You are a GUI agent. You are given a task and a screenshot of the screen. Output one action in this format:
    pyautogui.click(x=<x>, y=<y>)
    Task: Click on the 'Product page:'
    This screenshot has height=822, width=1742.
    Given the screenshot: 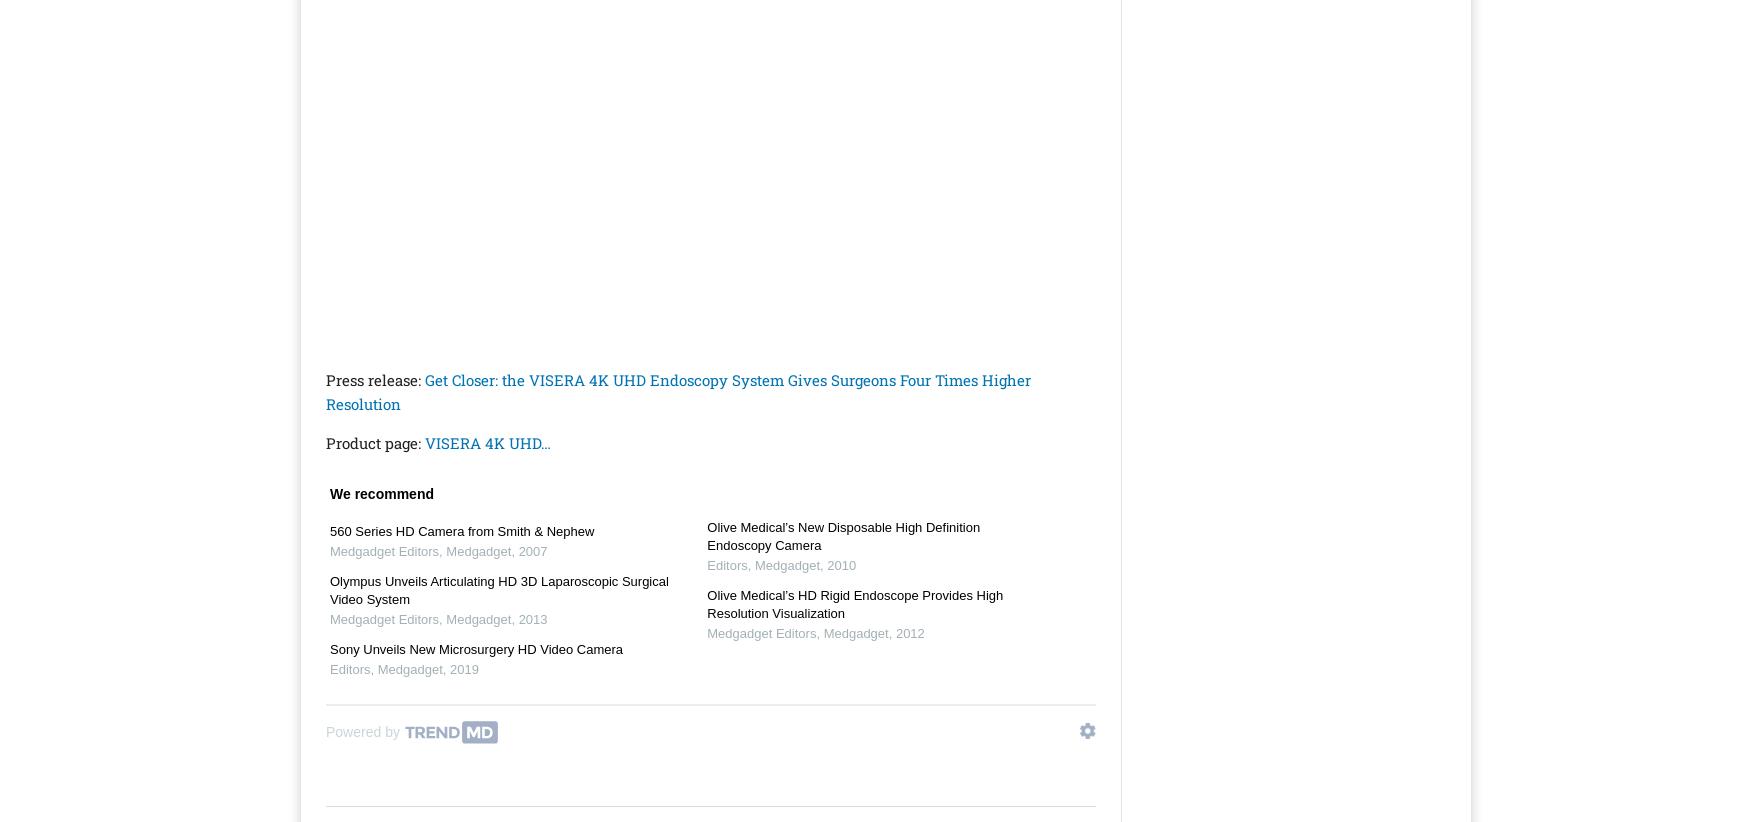 What is the action you would take?
    pyautogui.click(x=324, y=441)
    